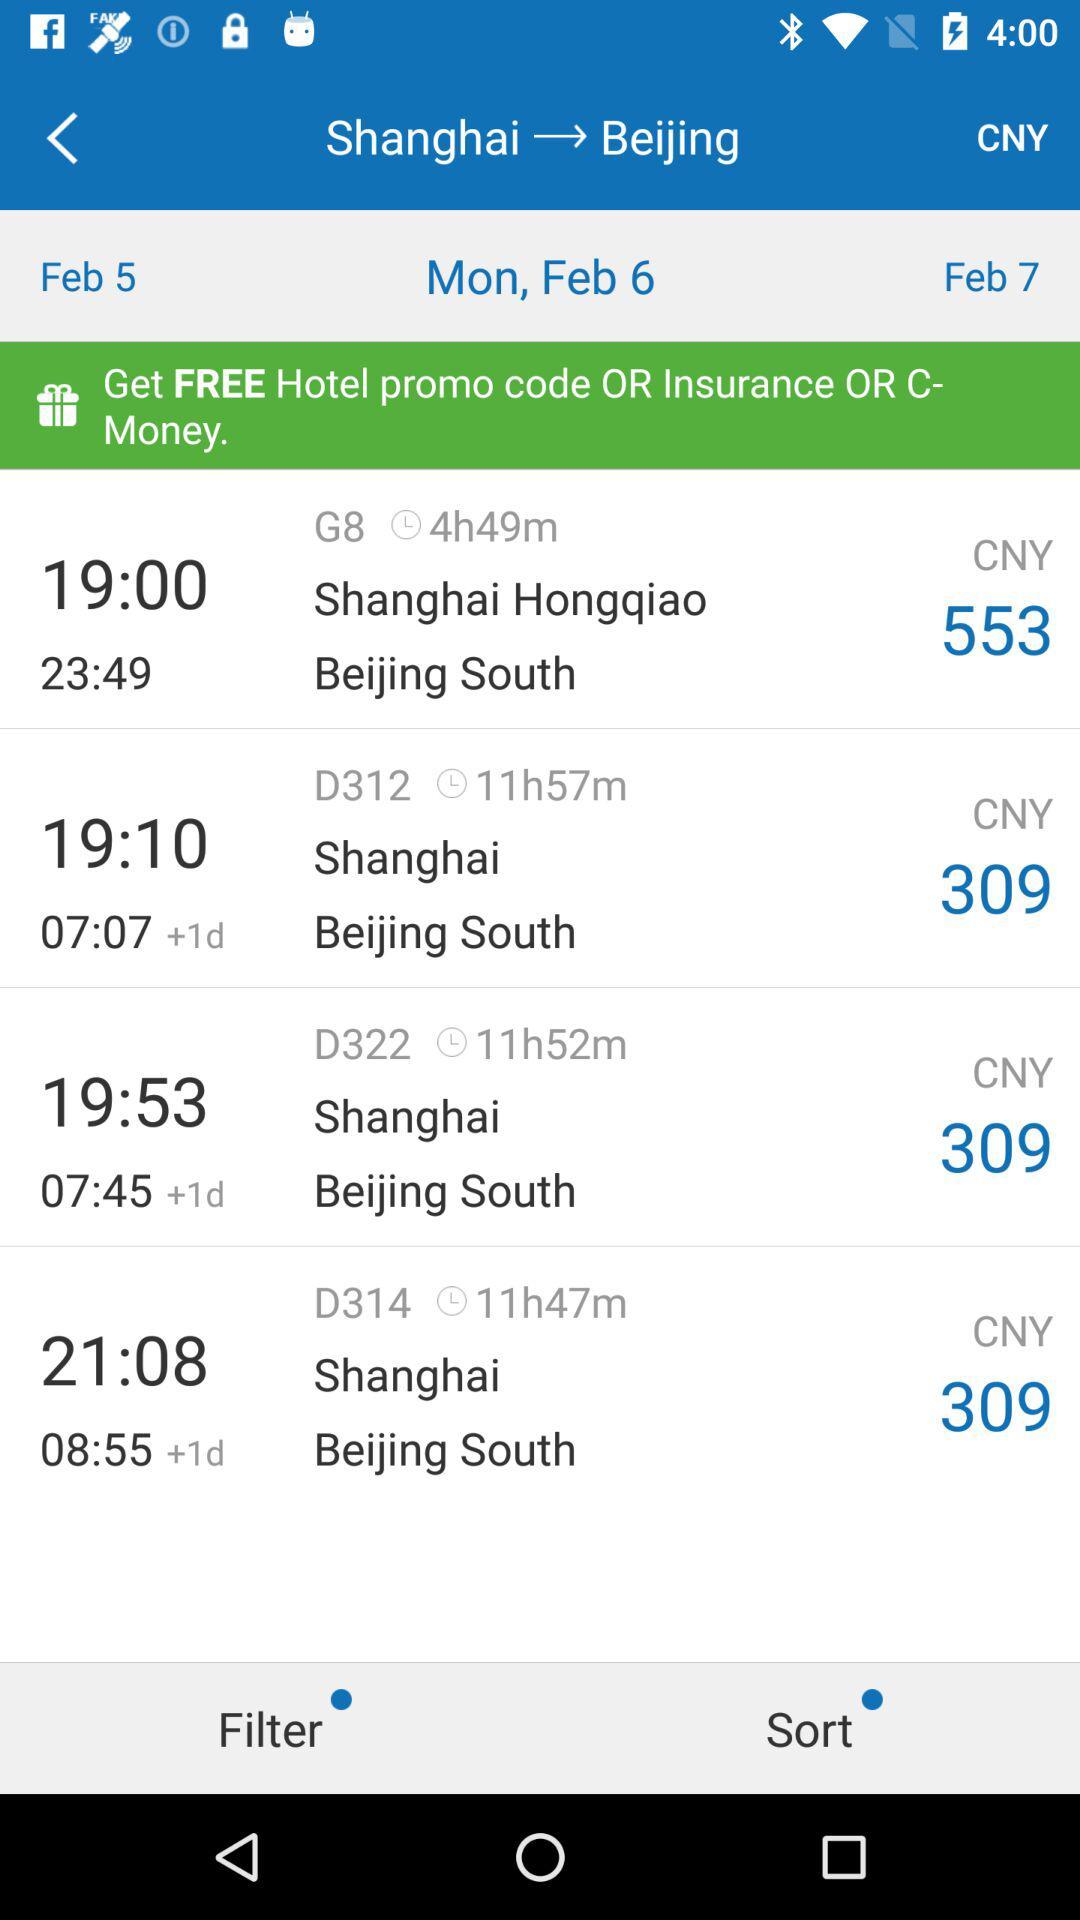 The image size is (1080, 1920). Describe the element at coordinates (945, 274) in the screenshot. I see `item to the right of mon, feb 6 item` at that location.